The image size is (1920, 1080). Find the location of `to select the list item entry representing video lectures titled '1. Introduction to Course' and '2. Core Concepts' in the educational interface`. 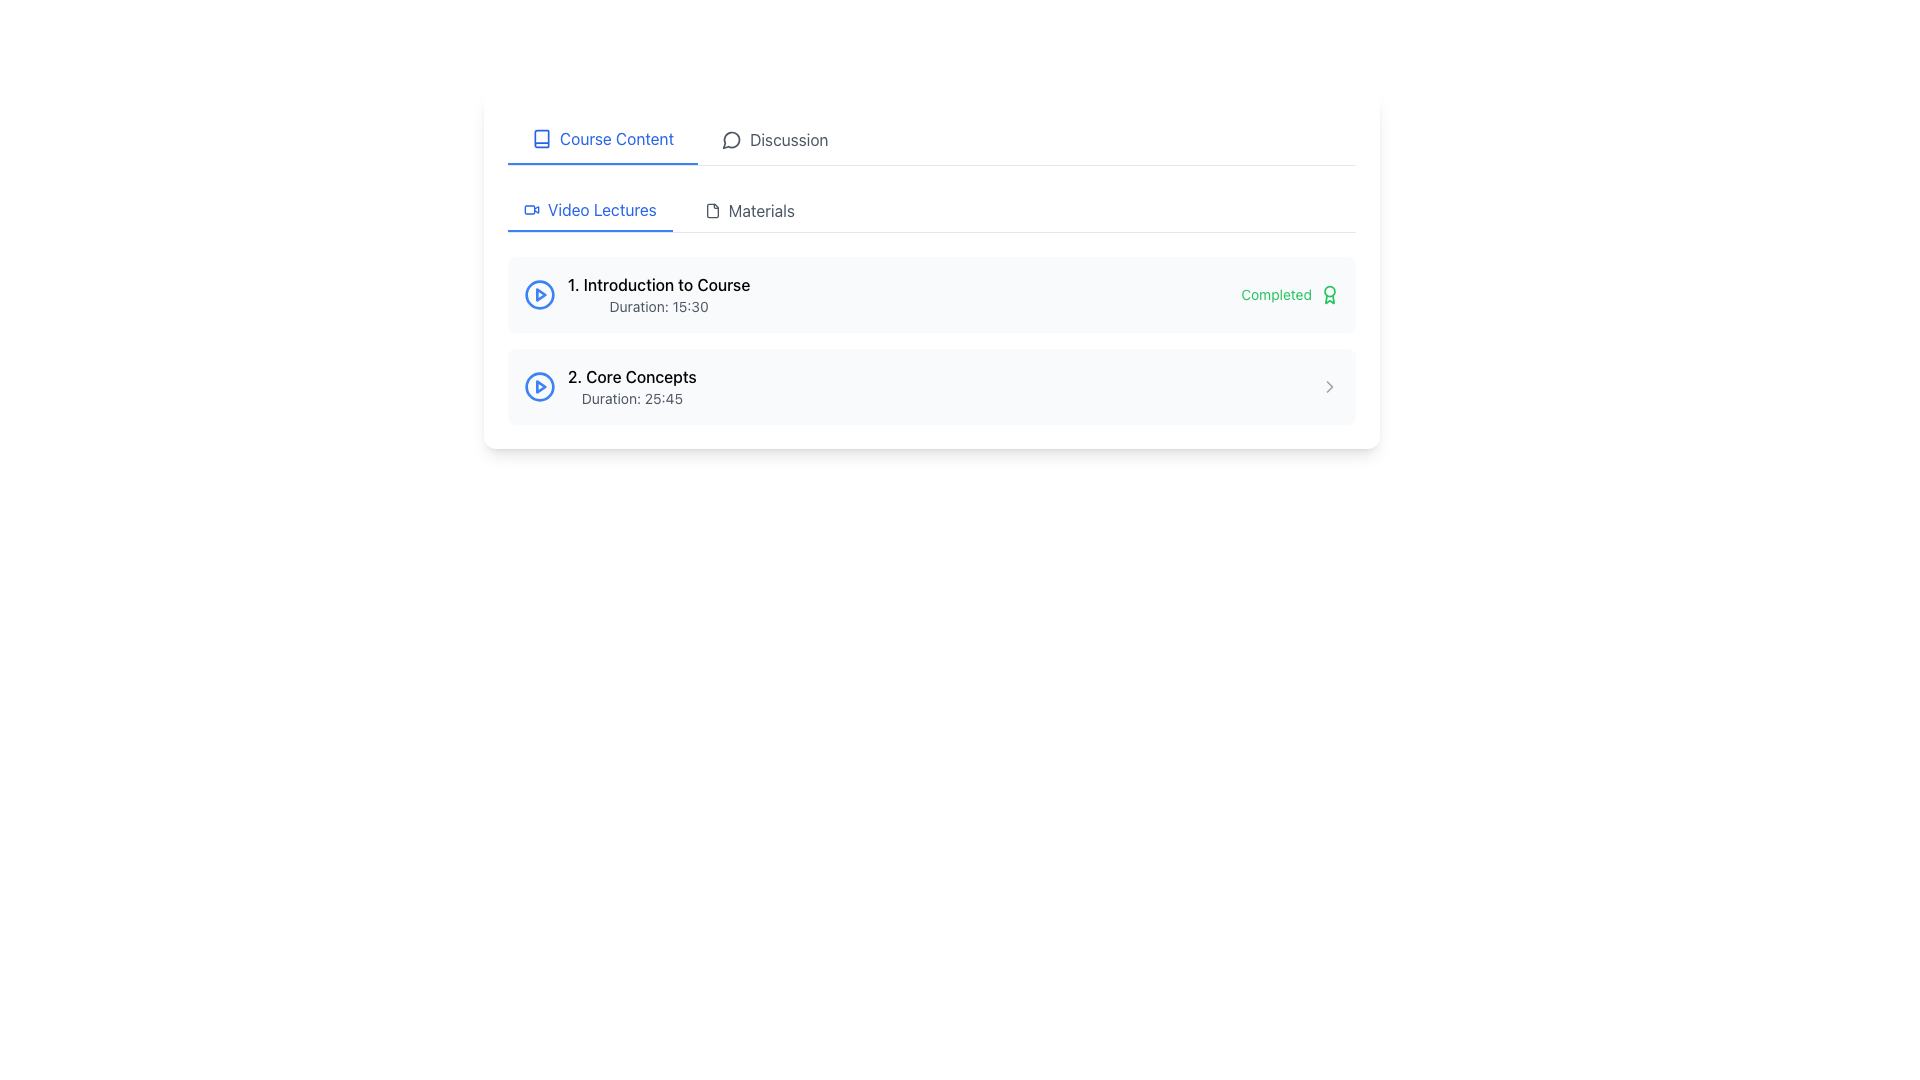

to select the list item entry representing video lectures titled '1. Introduction to Course' and '2. Core Concepts' in the educational interface is located at coordinates (930, 339).